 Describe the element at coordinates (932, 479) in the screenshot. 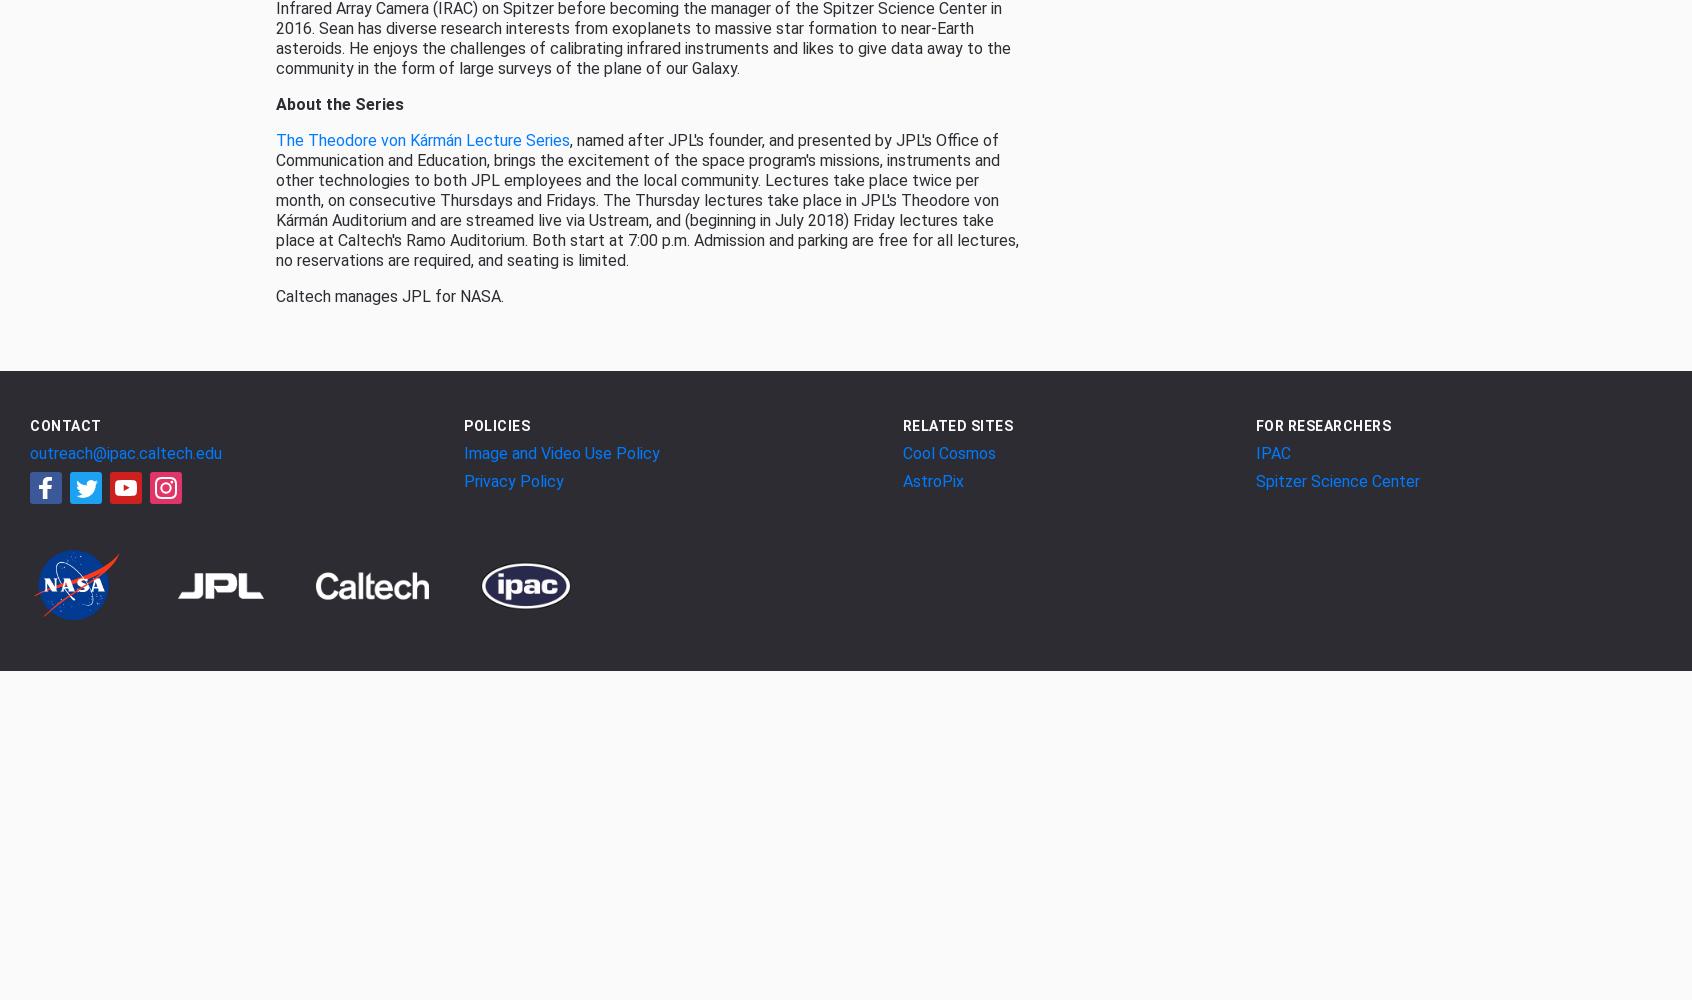

I see `'AstroPix'` at that location.